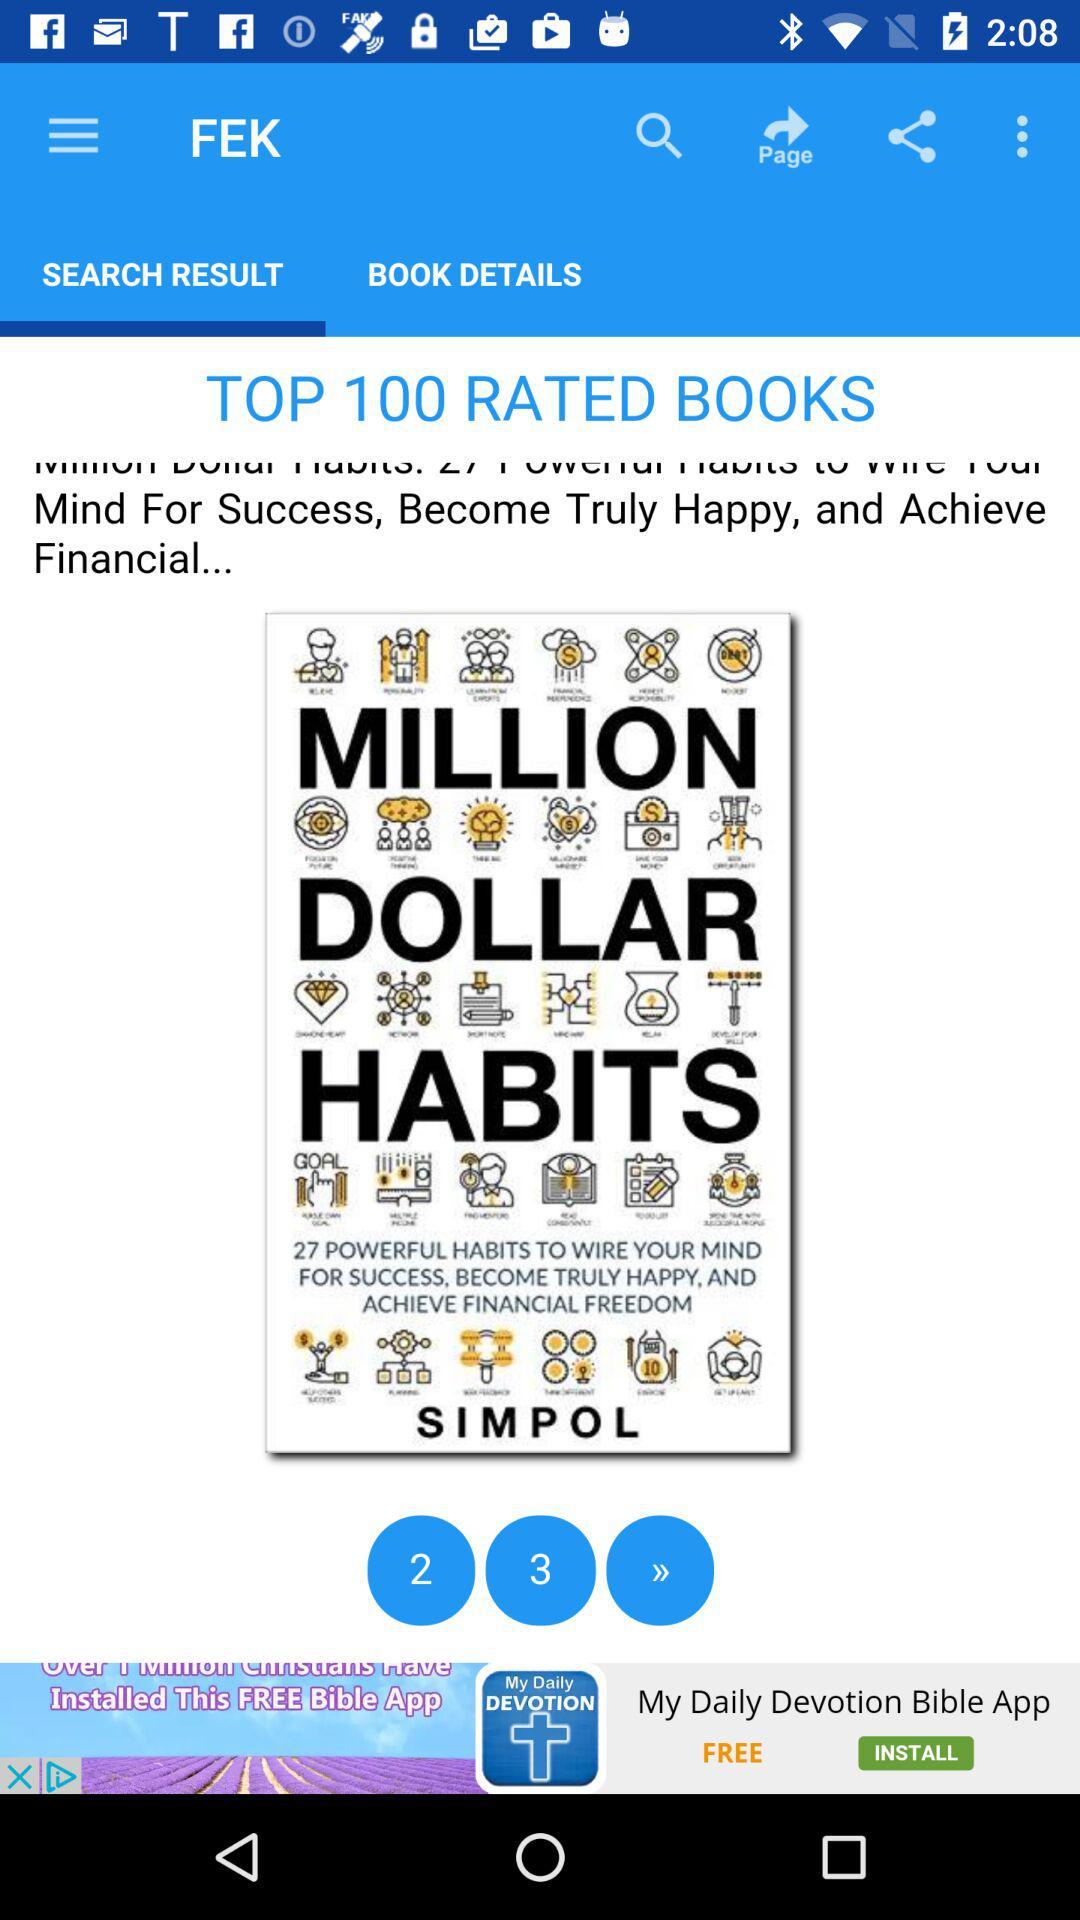  Describe the element at coordinates (659, 135) in the screenshot. I see `the search icon` at that location.